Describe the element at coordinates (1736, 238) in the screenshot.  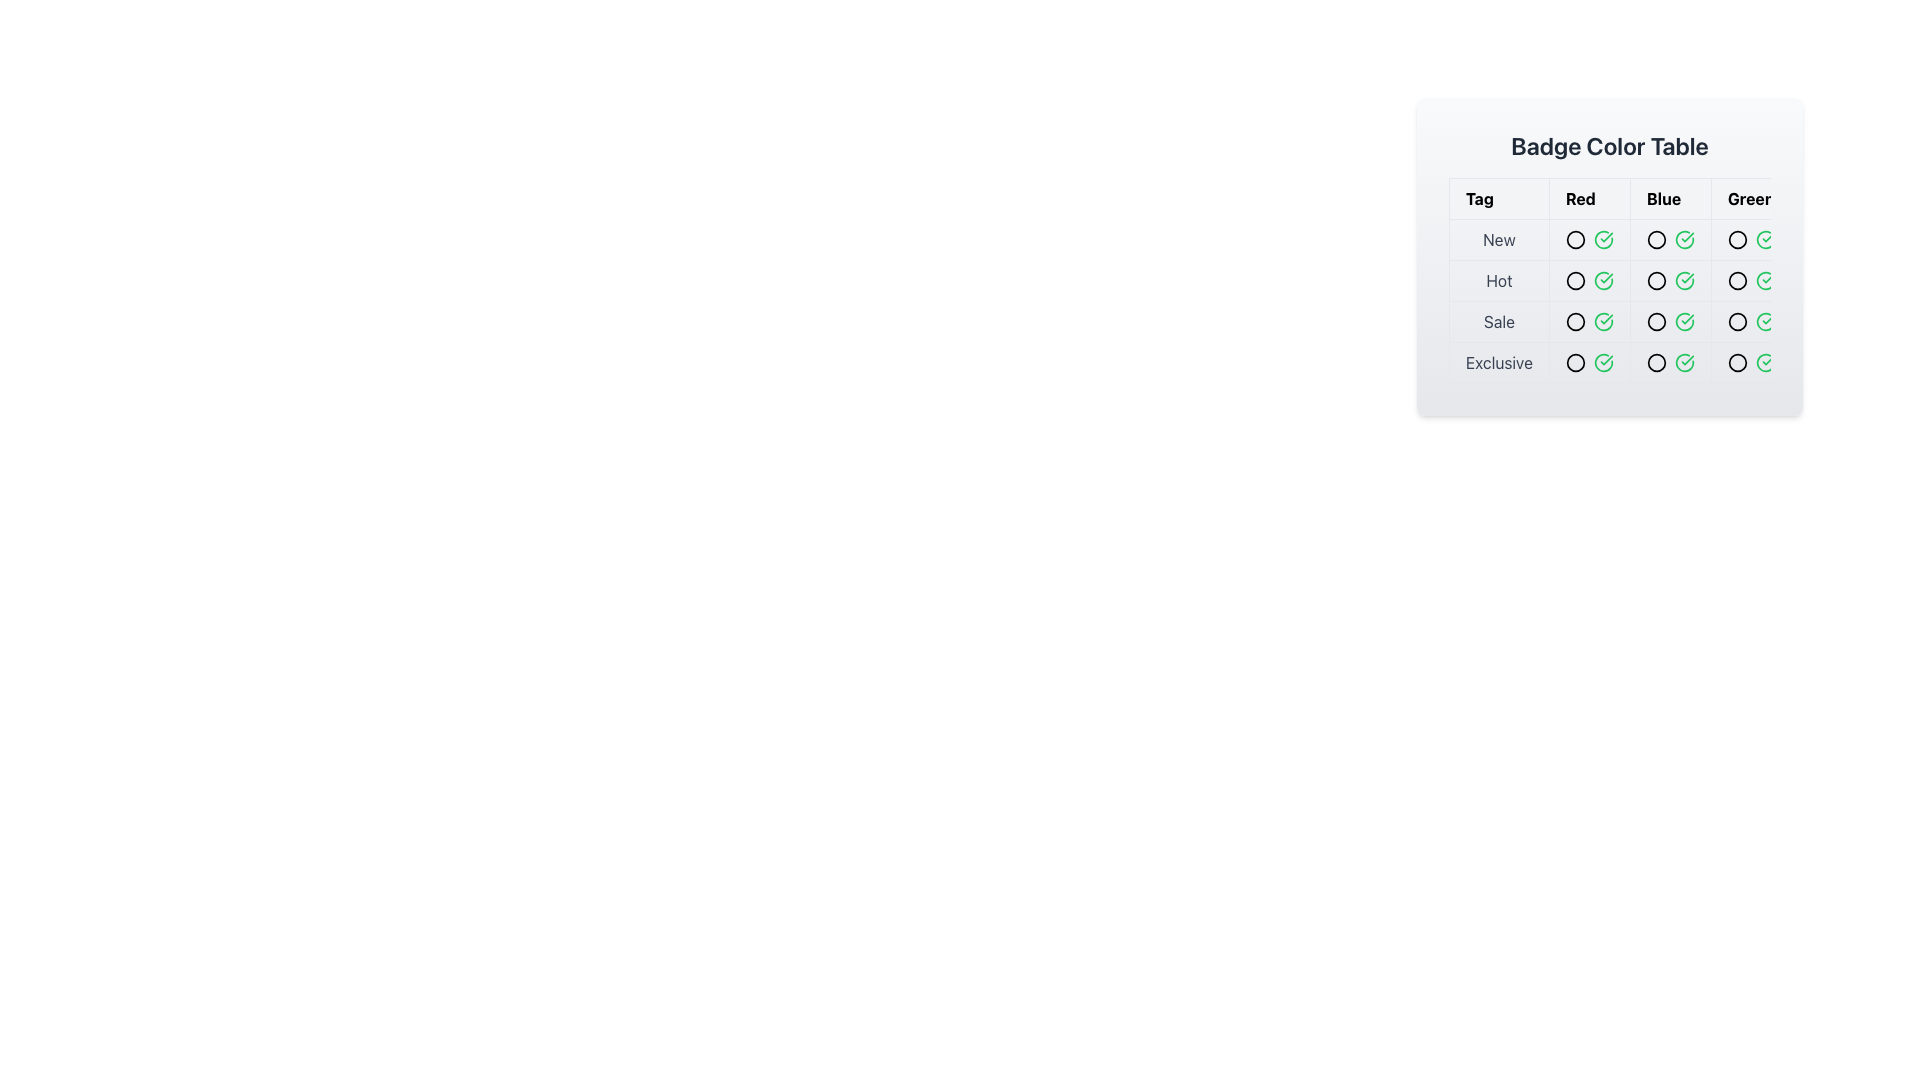
I see `the circular green icon in the 'Badge Color Table' interface that indicates a positive or active status for the 'New' tag` at that location.